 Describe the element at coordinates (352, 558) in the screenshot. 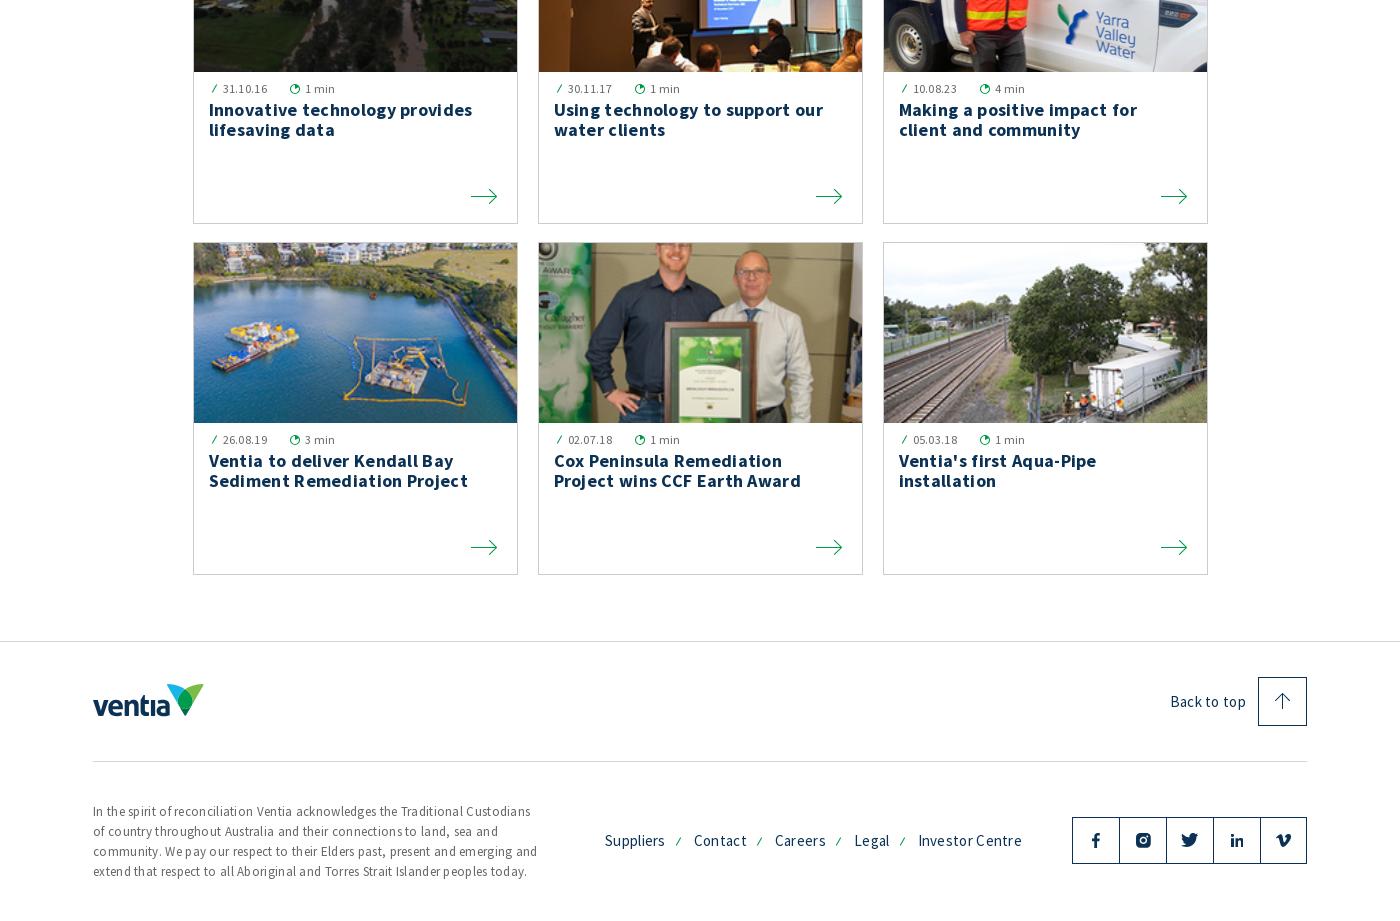

I see `'Following the successful completion of a field-based technology trial last year, Ventia has been awarded the contract to deliver the Kendall Bay Sediment Remediation Project for our cl...'` at that location.